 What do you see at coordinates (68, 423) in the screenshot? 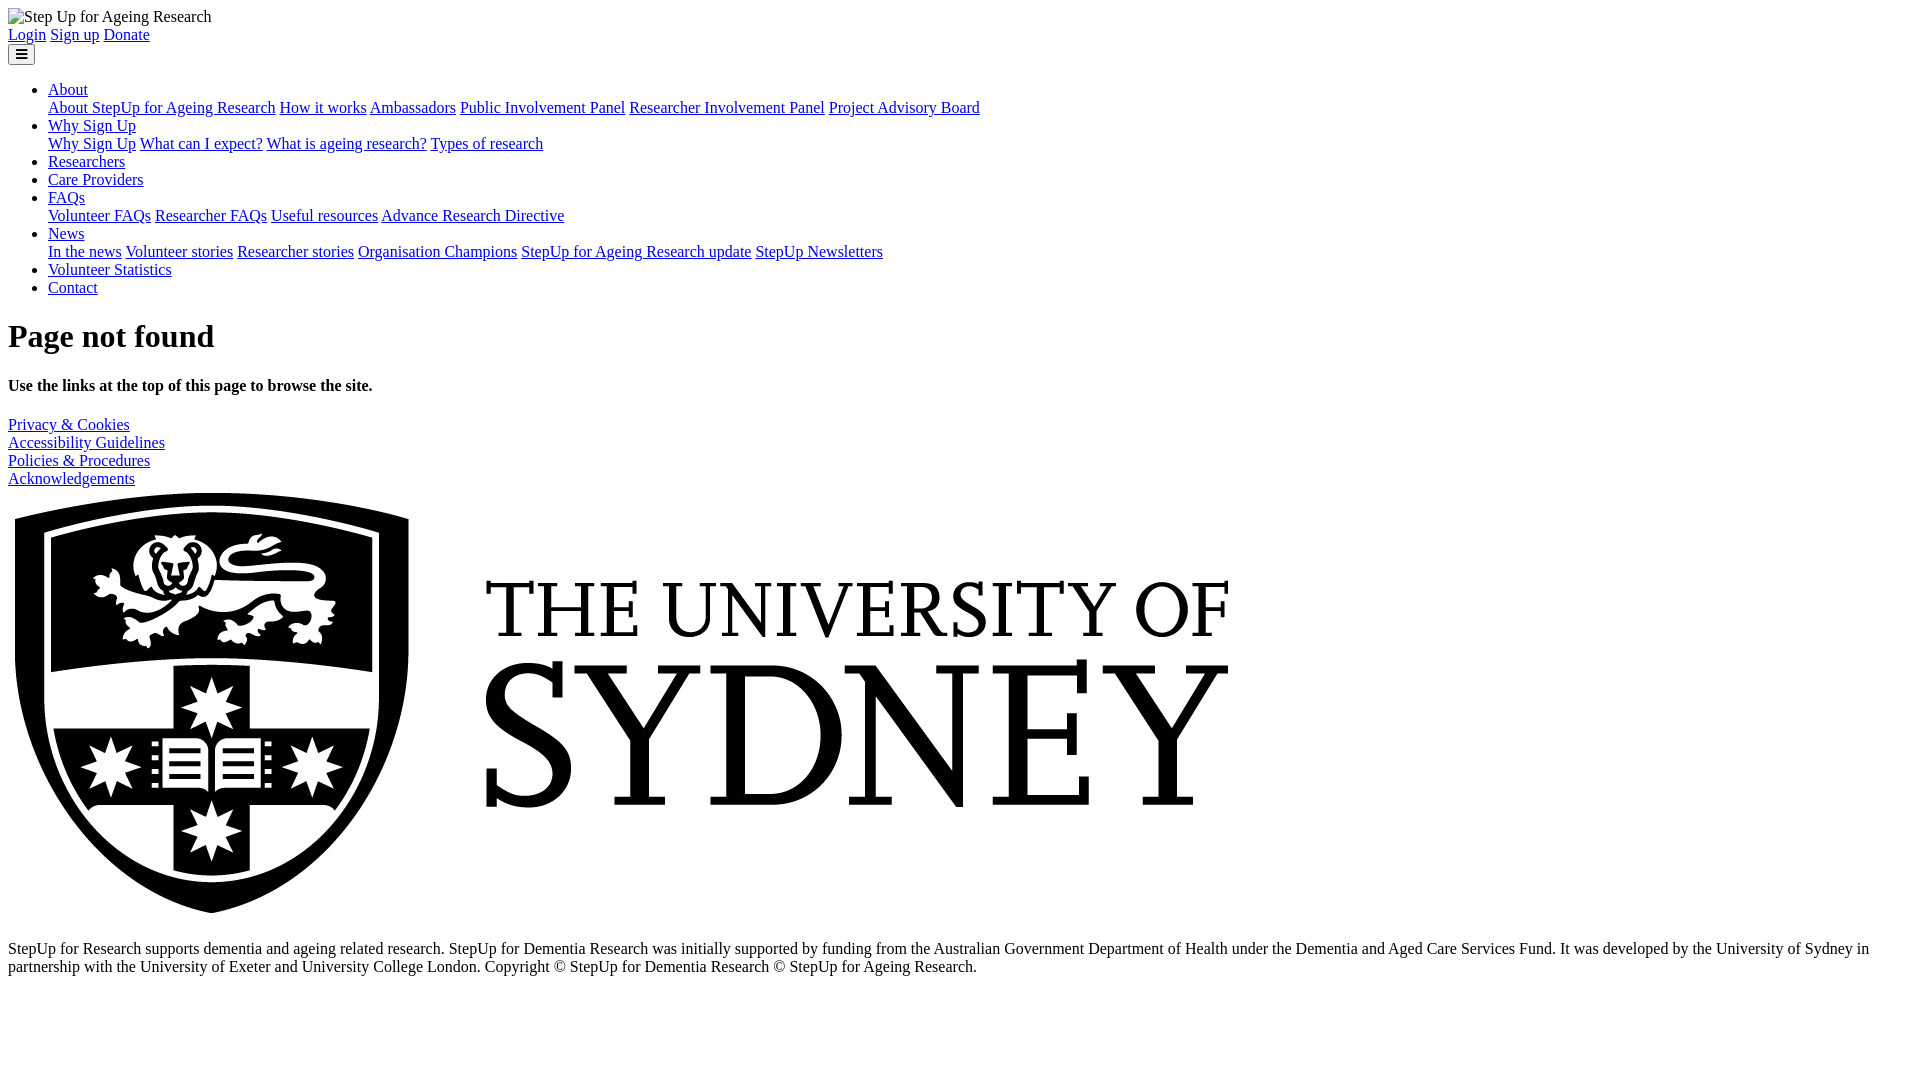
I see `'Privacy & Cookies'` at bounding box center [68, 423].